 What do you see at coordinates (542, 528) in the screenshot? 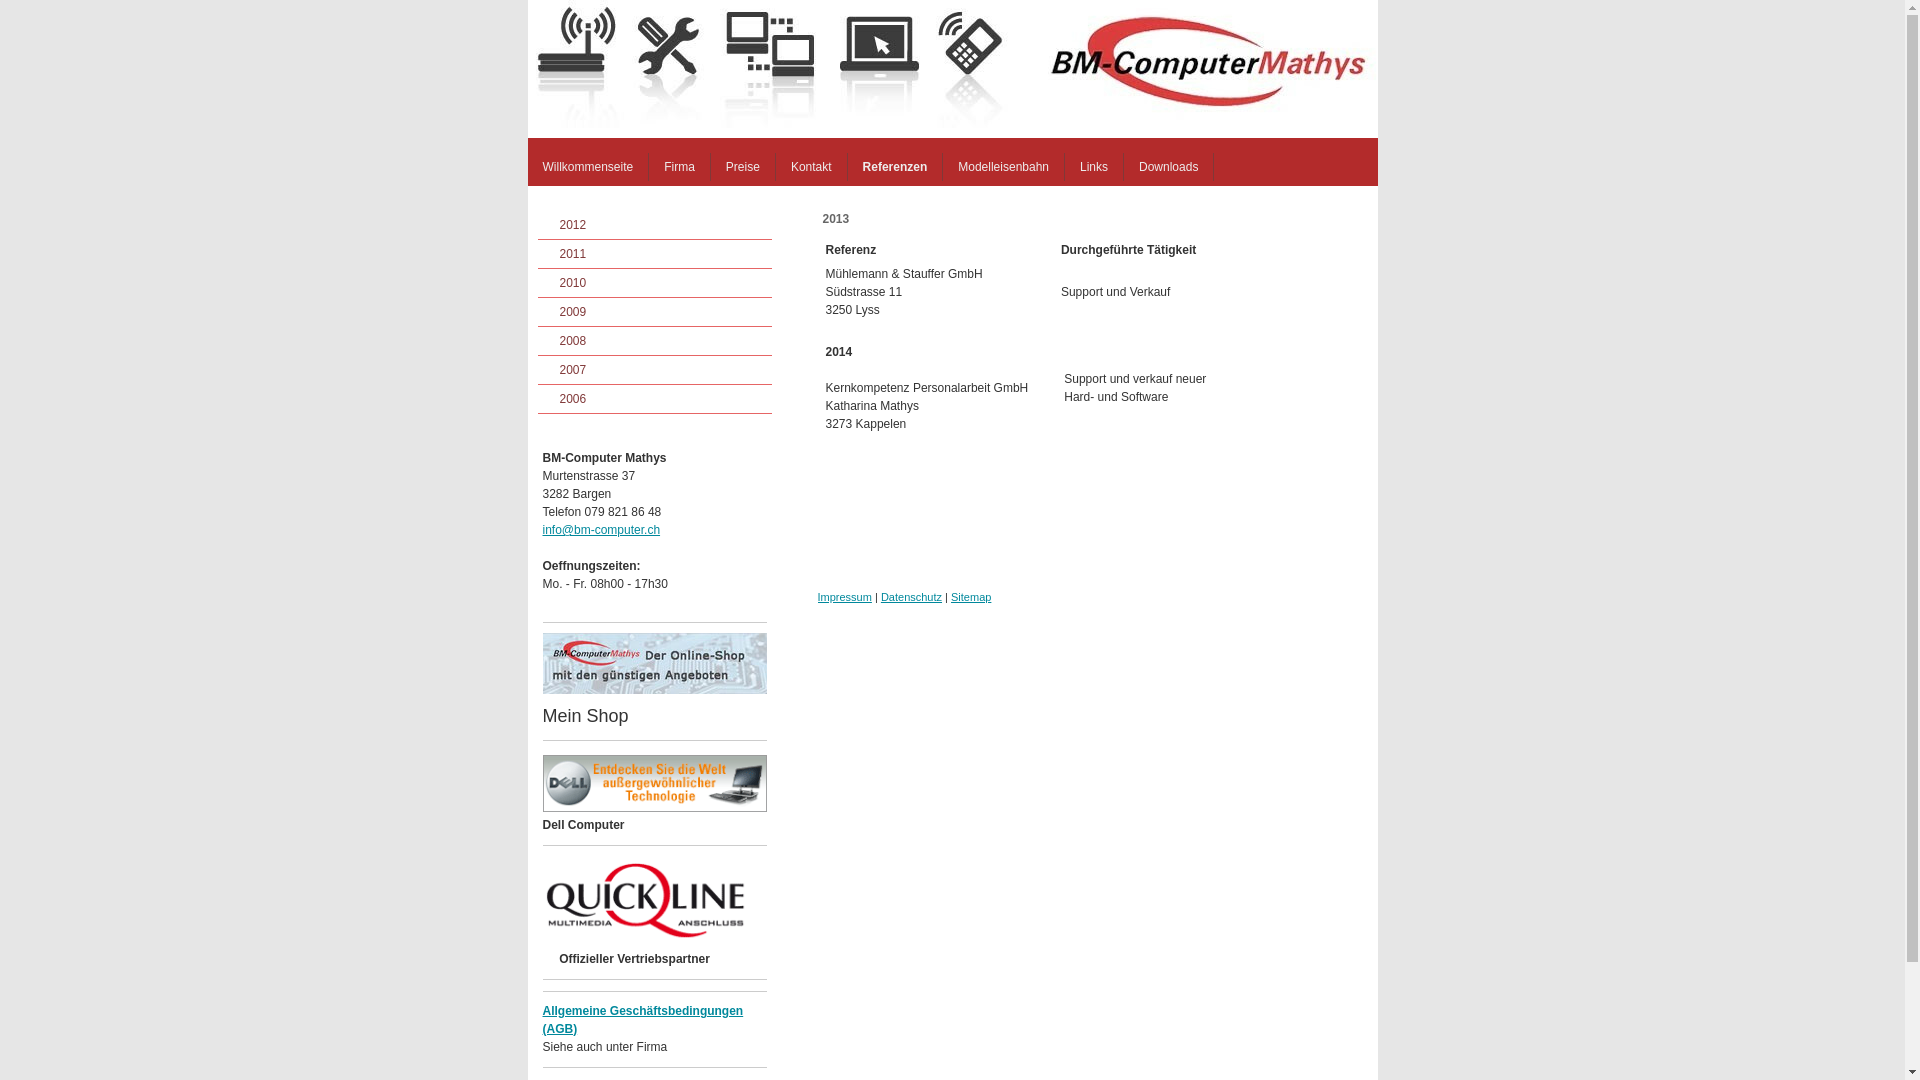
I see `'info@bm-computer.ch'` at bounding box center [542, 528].